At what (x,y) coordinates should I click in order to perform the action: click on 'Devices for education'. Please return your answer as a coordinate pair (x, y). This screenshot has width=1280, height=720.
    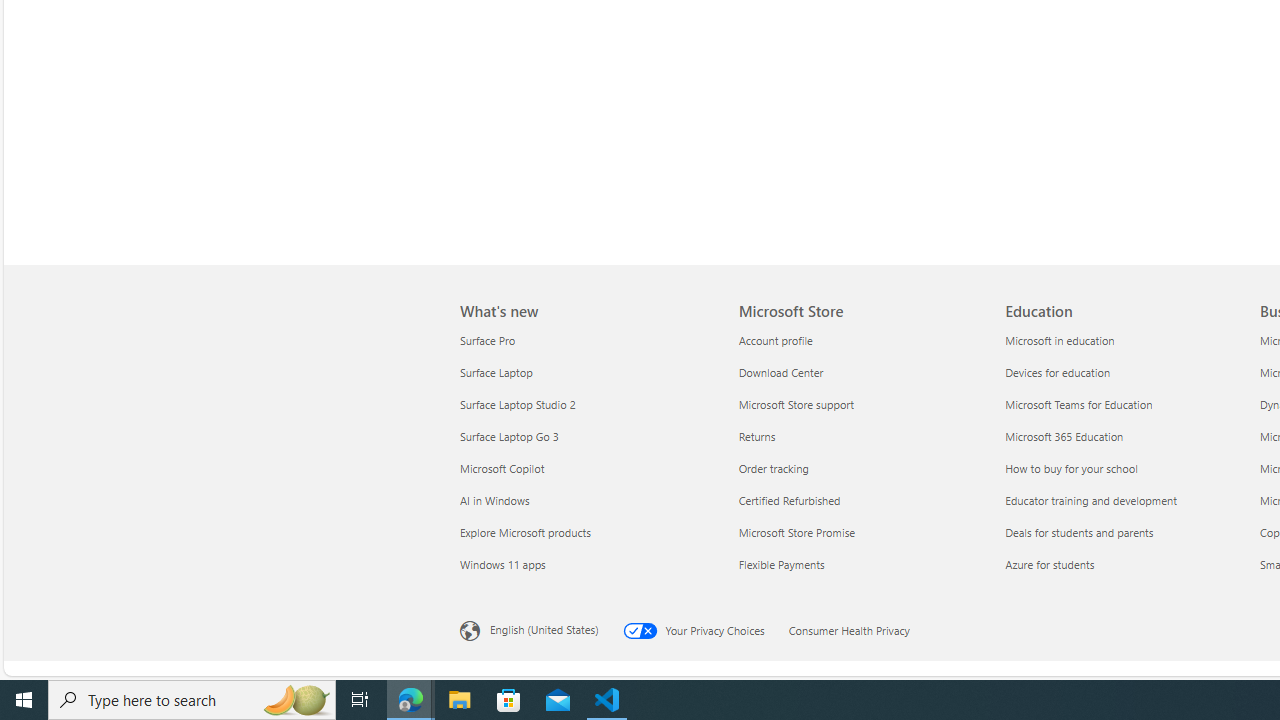
    Looking at the image, I should click on (1126, 372).